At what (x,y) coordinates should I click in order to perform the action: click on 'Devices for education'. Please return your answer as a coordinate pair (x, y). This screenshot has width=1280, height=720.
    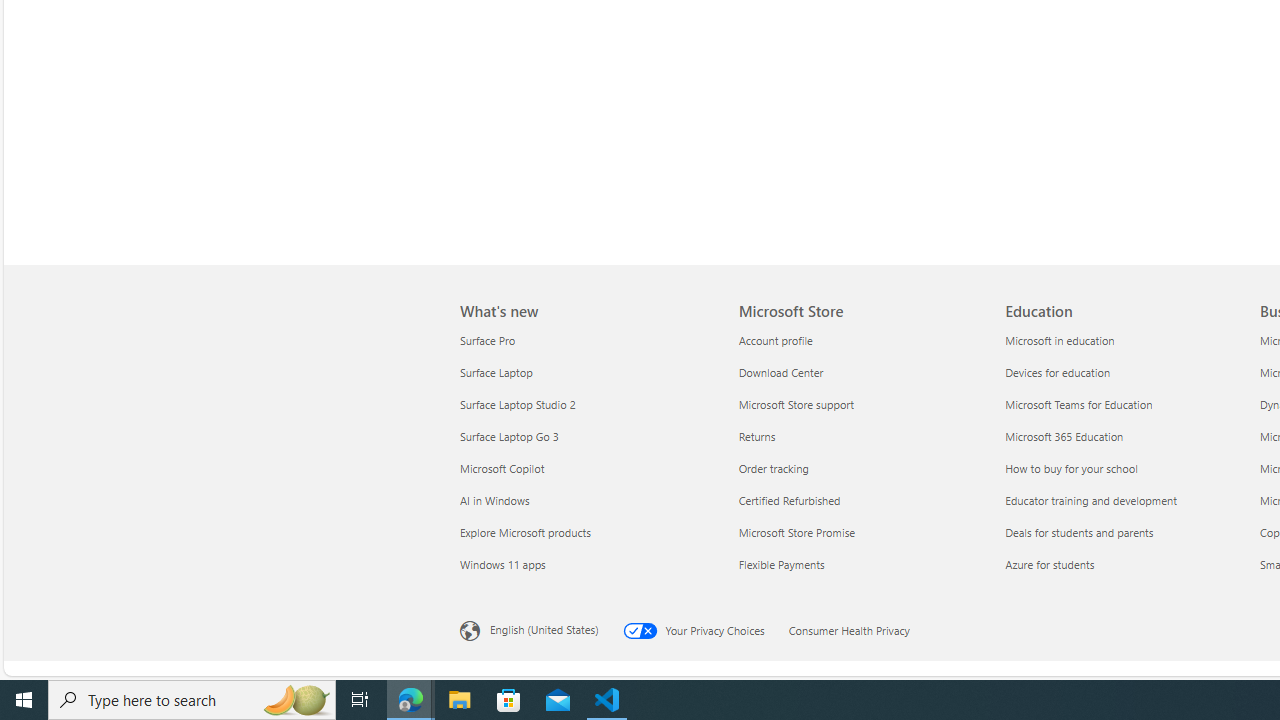
    Looking at the image, I should click on (1126, 372).